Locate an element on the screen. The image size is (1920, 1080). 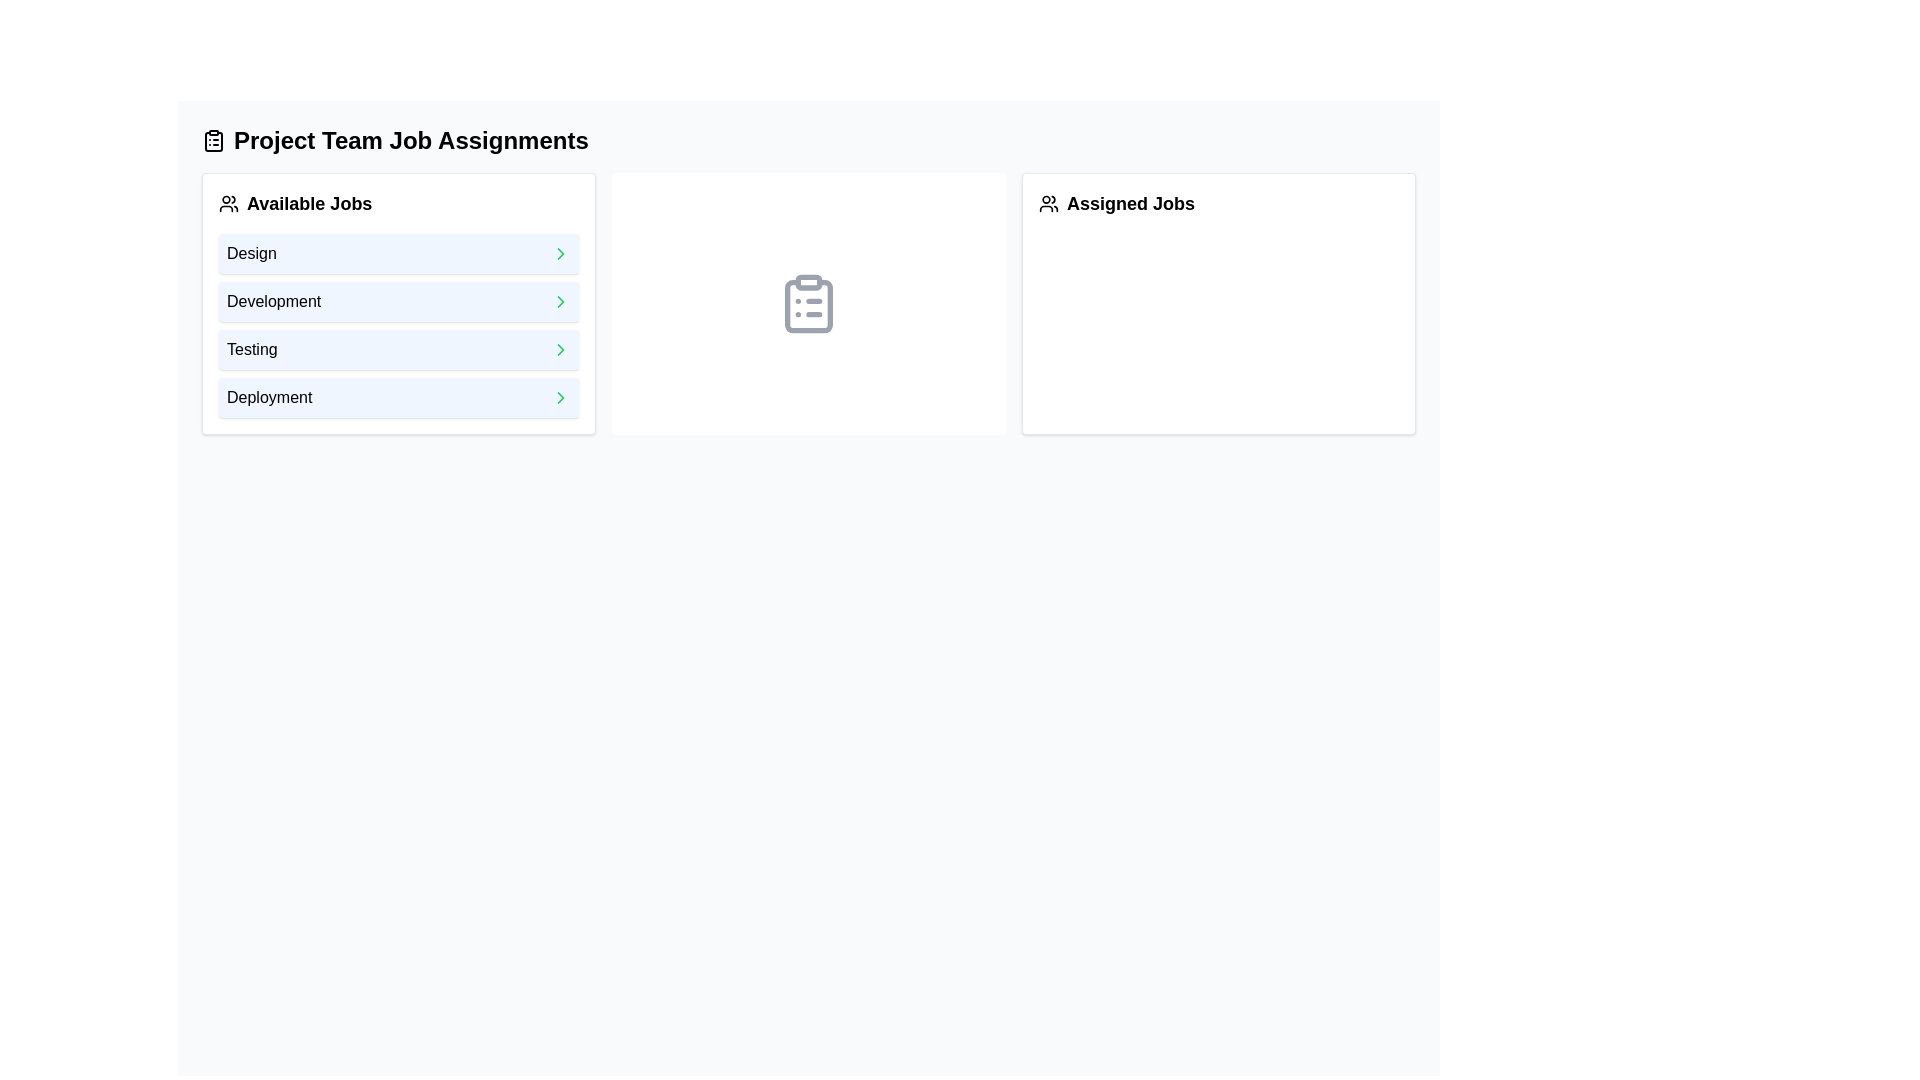
the decorative icon located to the left of the header text 'Project Team Job Assignments' in the top-left part of the interface is located at coordinates (214, 140).